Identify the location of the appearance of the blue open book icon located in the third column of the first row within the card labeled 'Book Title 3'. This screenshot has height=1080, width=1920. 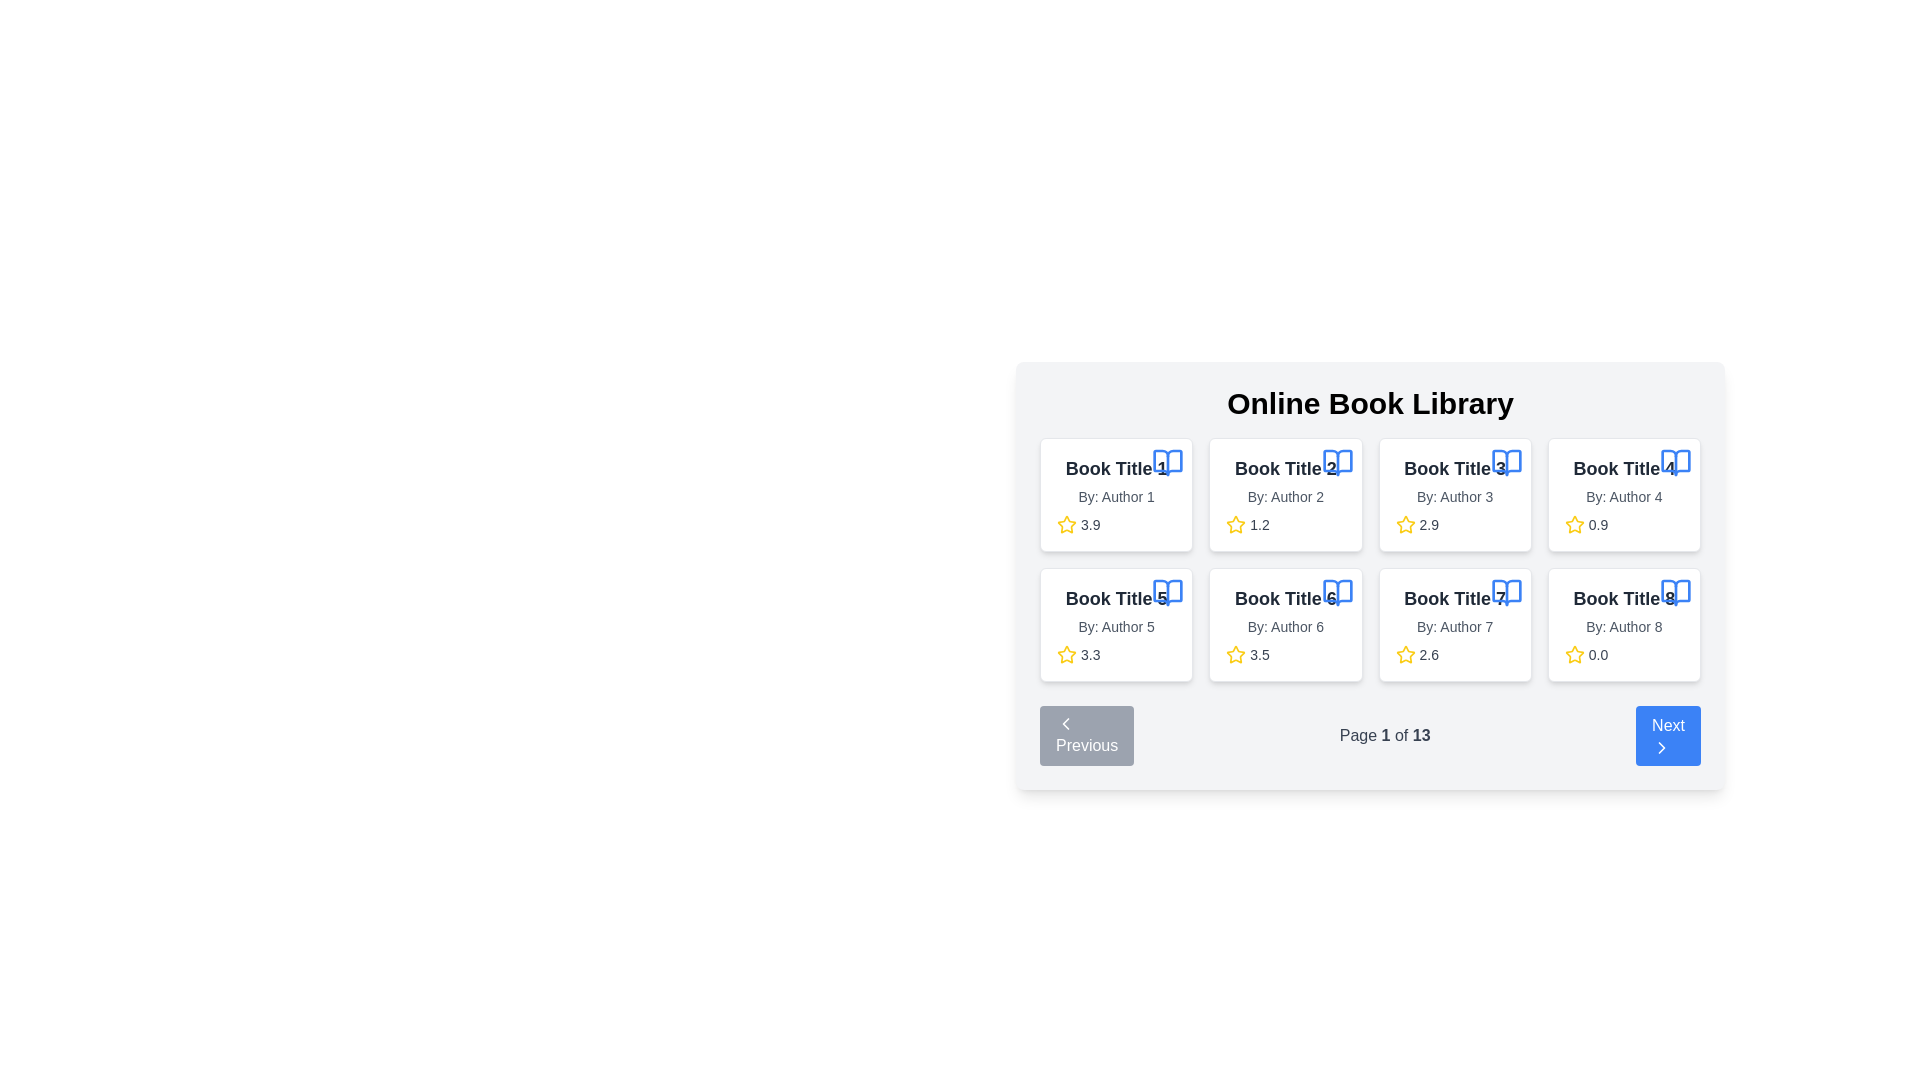
(1506, 462).